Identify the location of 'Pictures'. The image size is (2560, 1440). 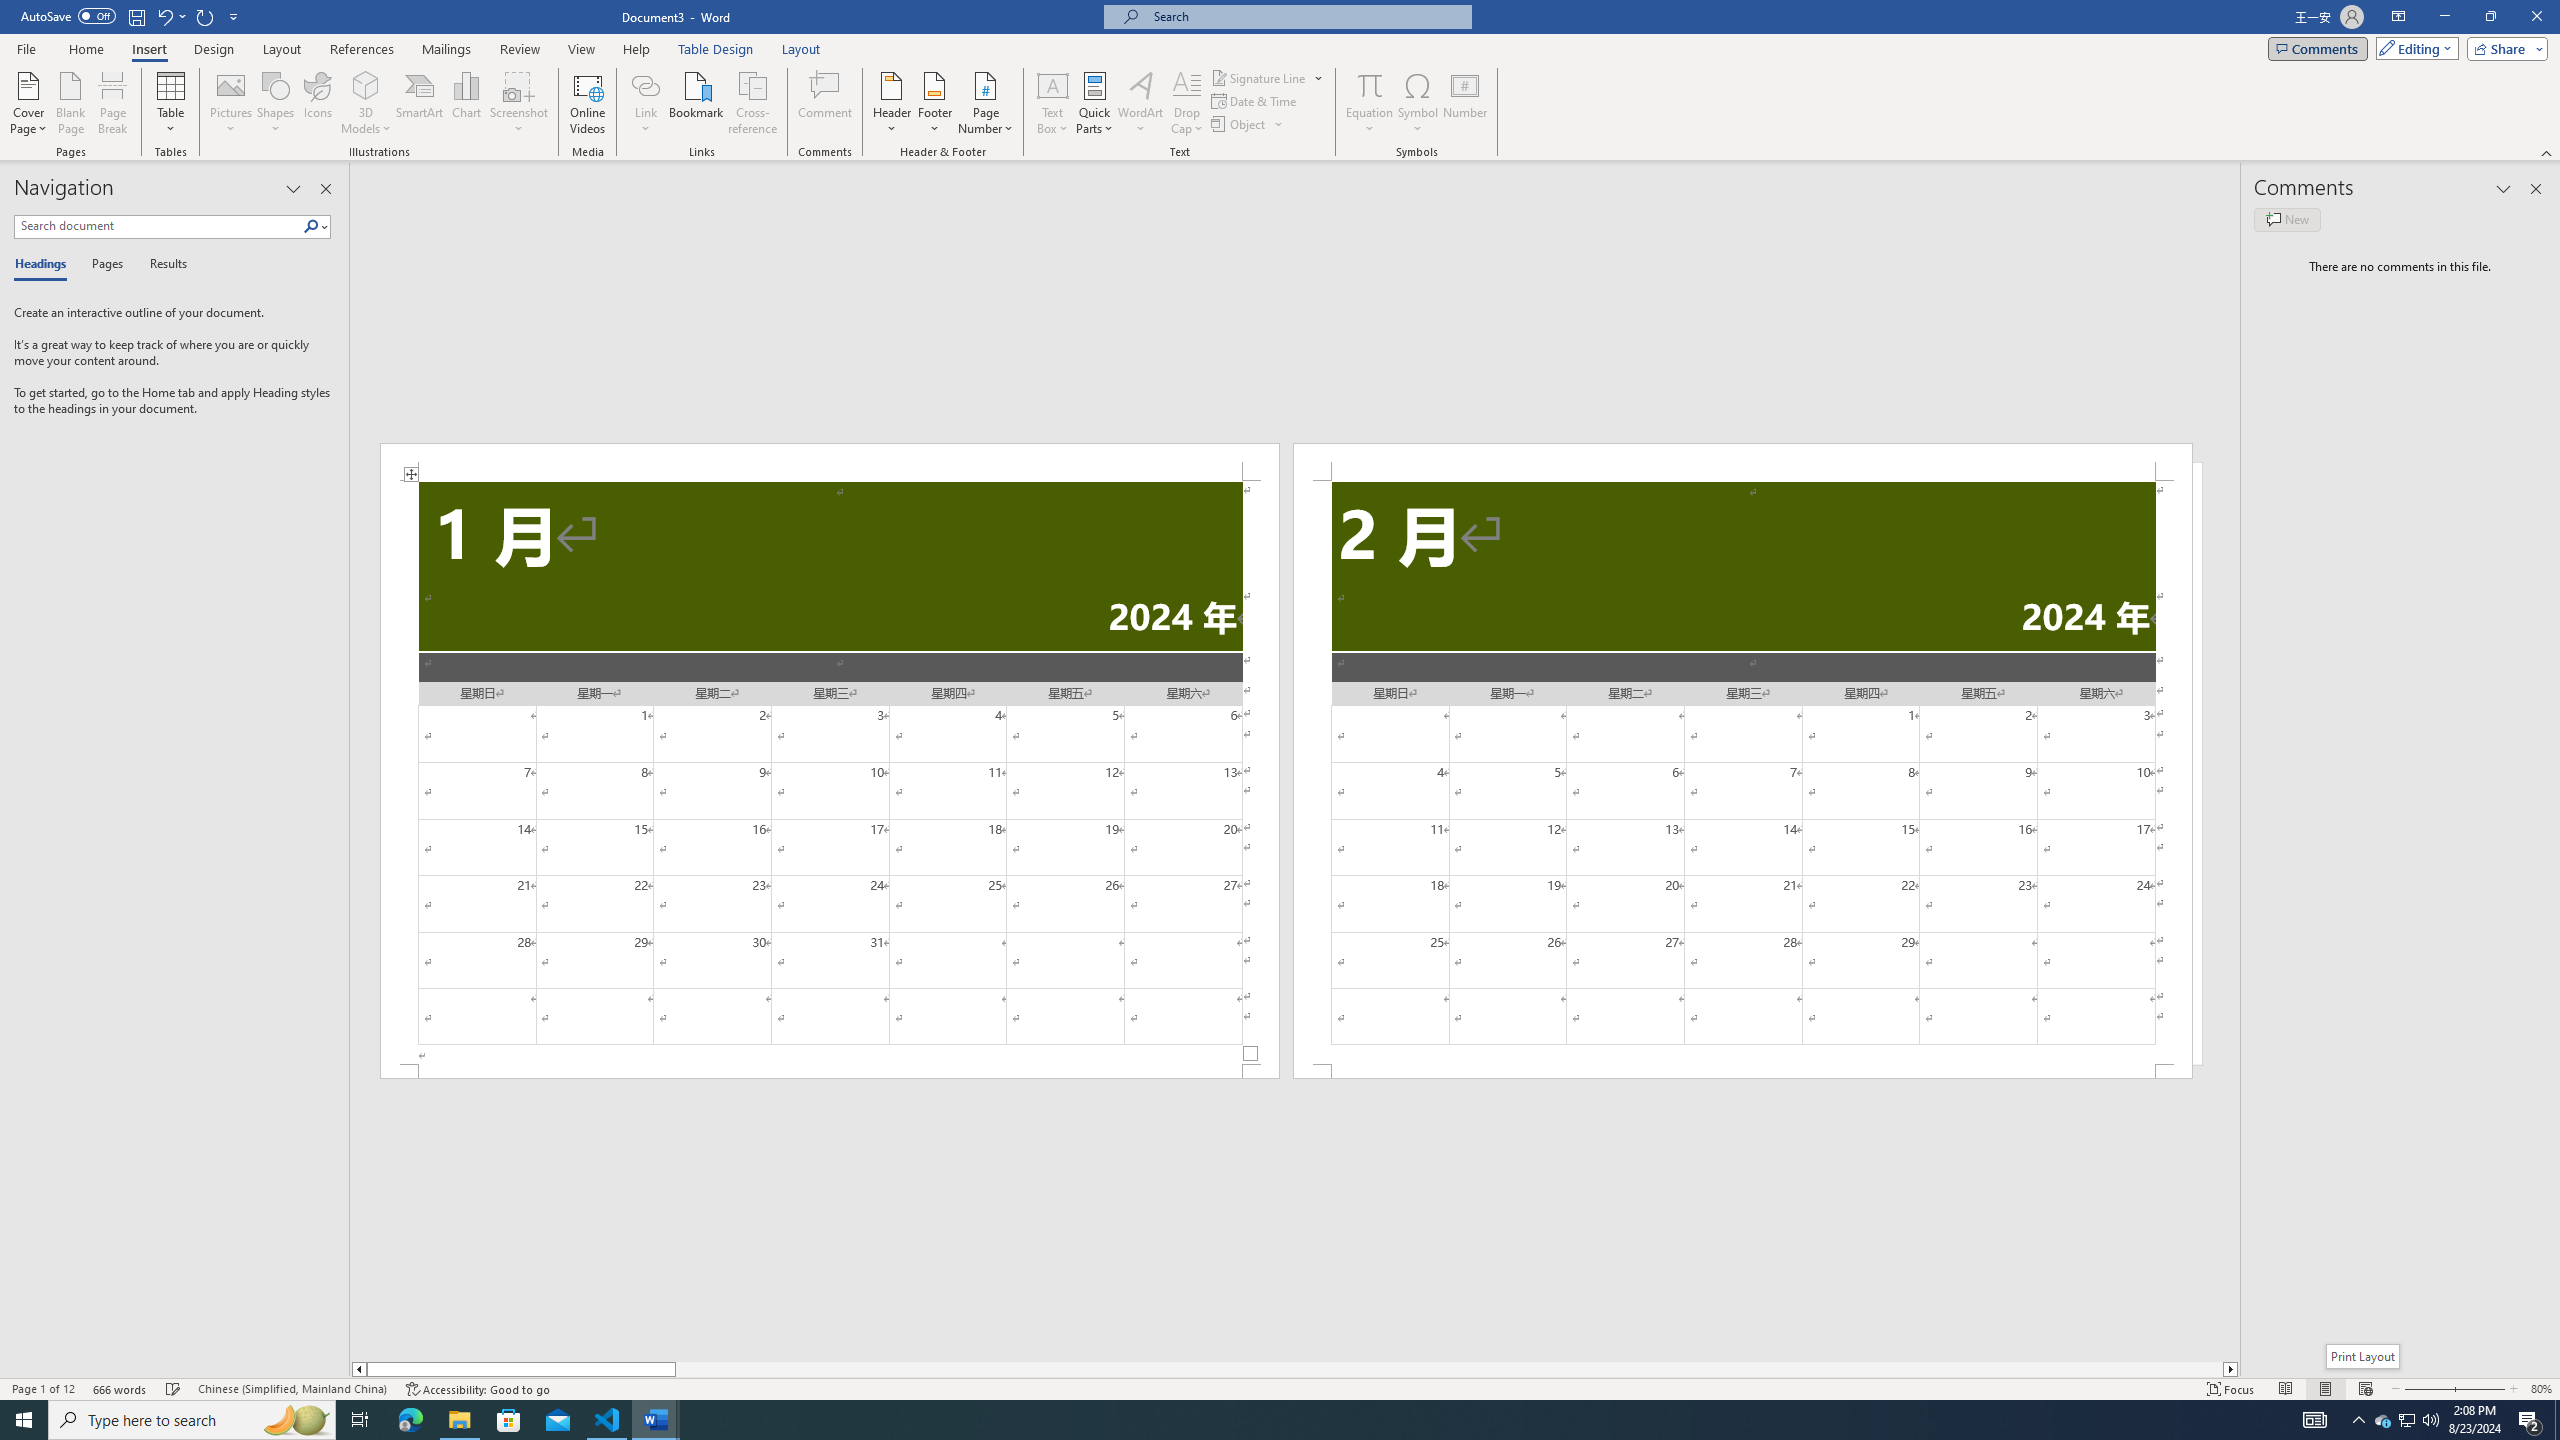
(231, 103).